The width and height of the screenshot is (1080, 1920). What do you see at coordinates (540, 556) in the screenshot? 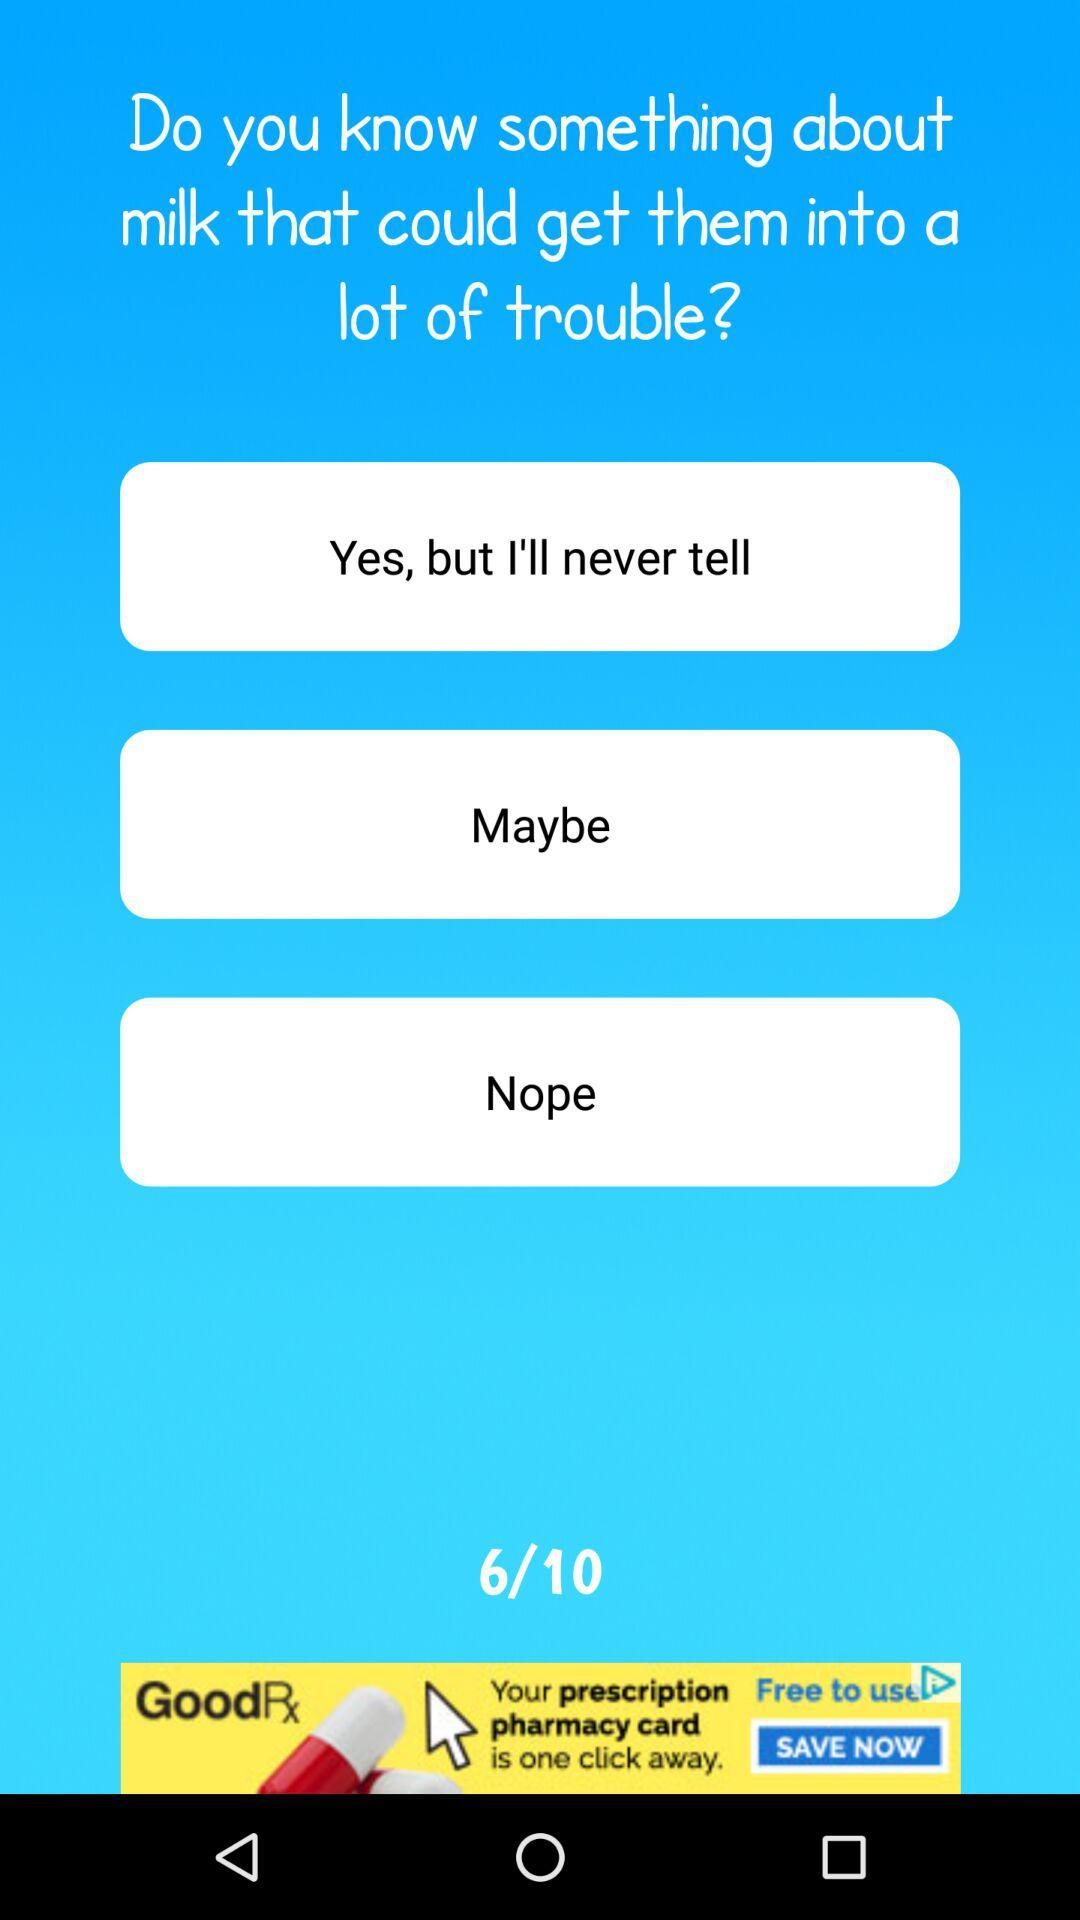
I see `answer` at bounding box center [540, 556].